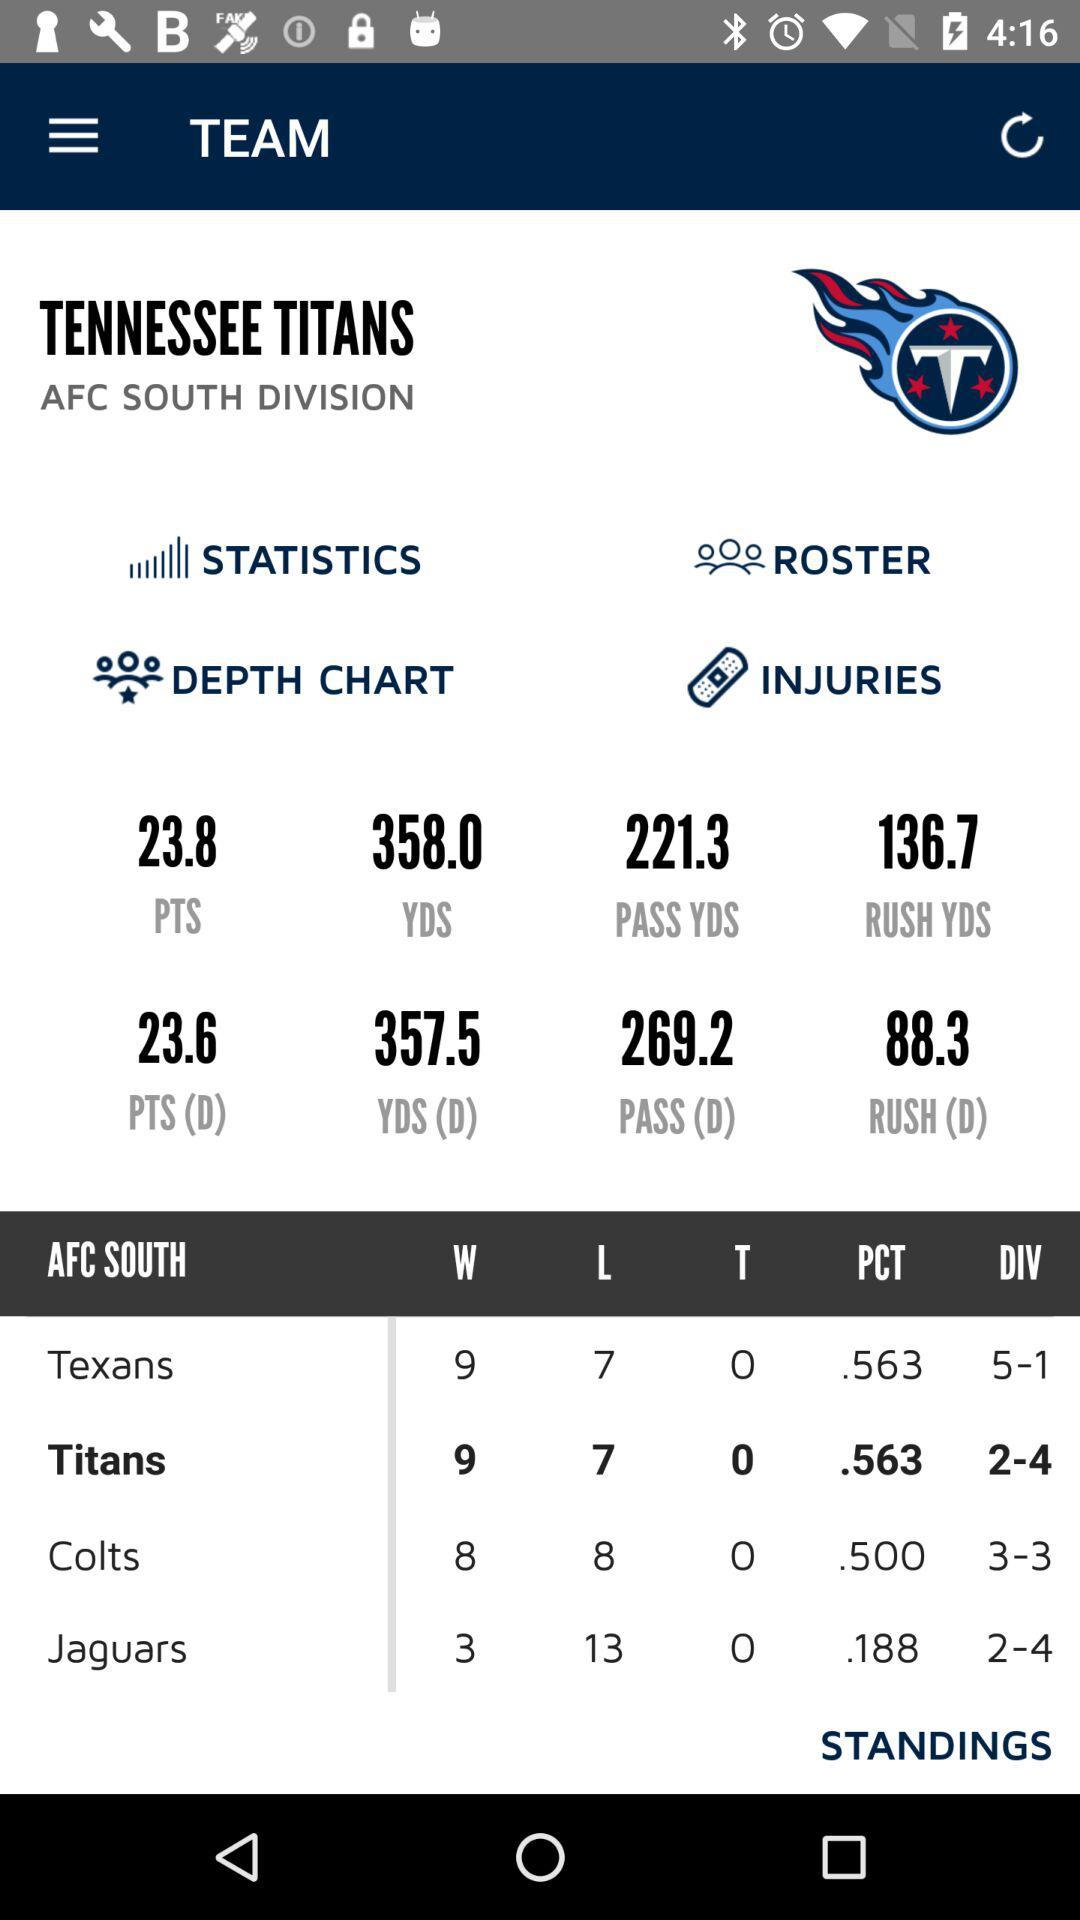  Describe the element at coordinates (880, 1262) in the screenshot. I see `icon above the 0` at that location.